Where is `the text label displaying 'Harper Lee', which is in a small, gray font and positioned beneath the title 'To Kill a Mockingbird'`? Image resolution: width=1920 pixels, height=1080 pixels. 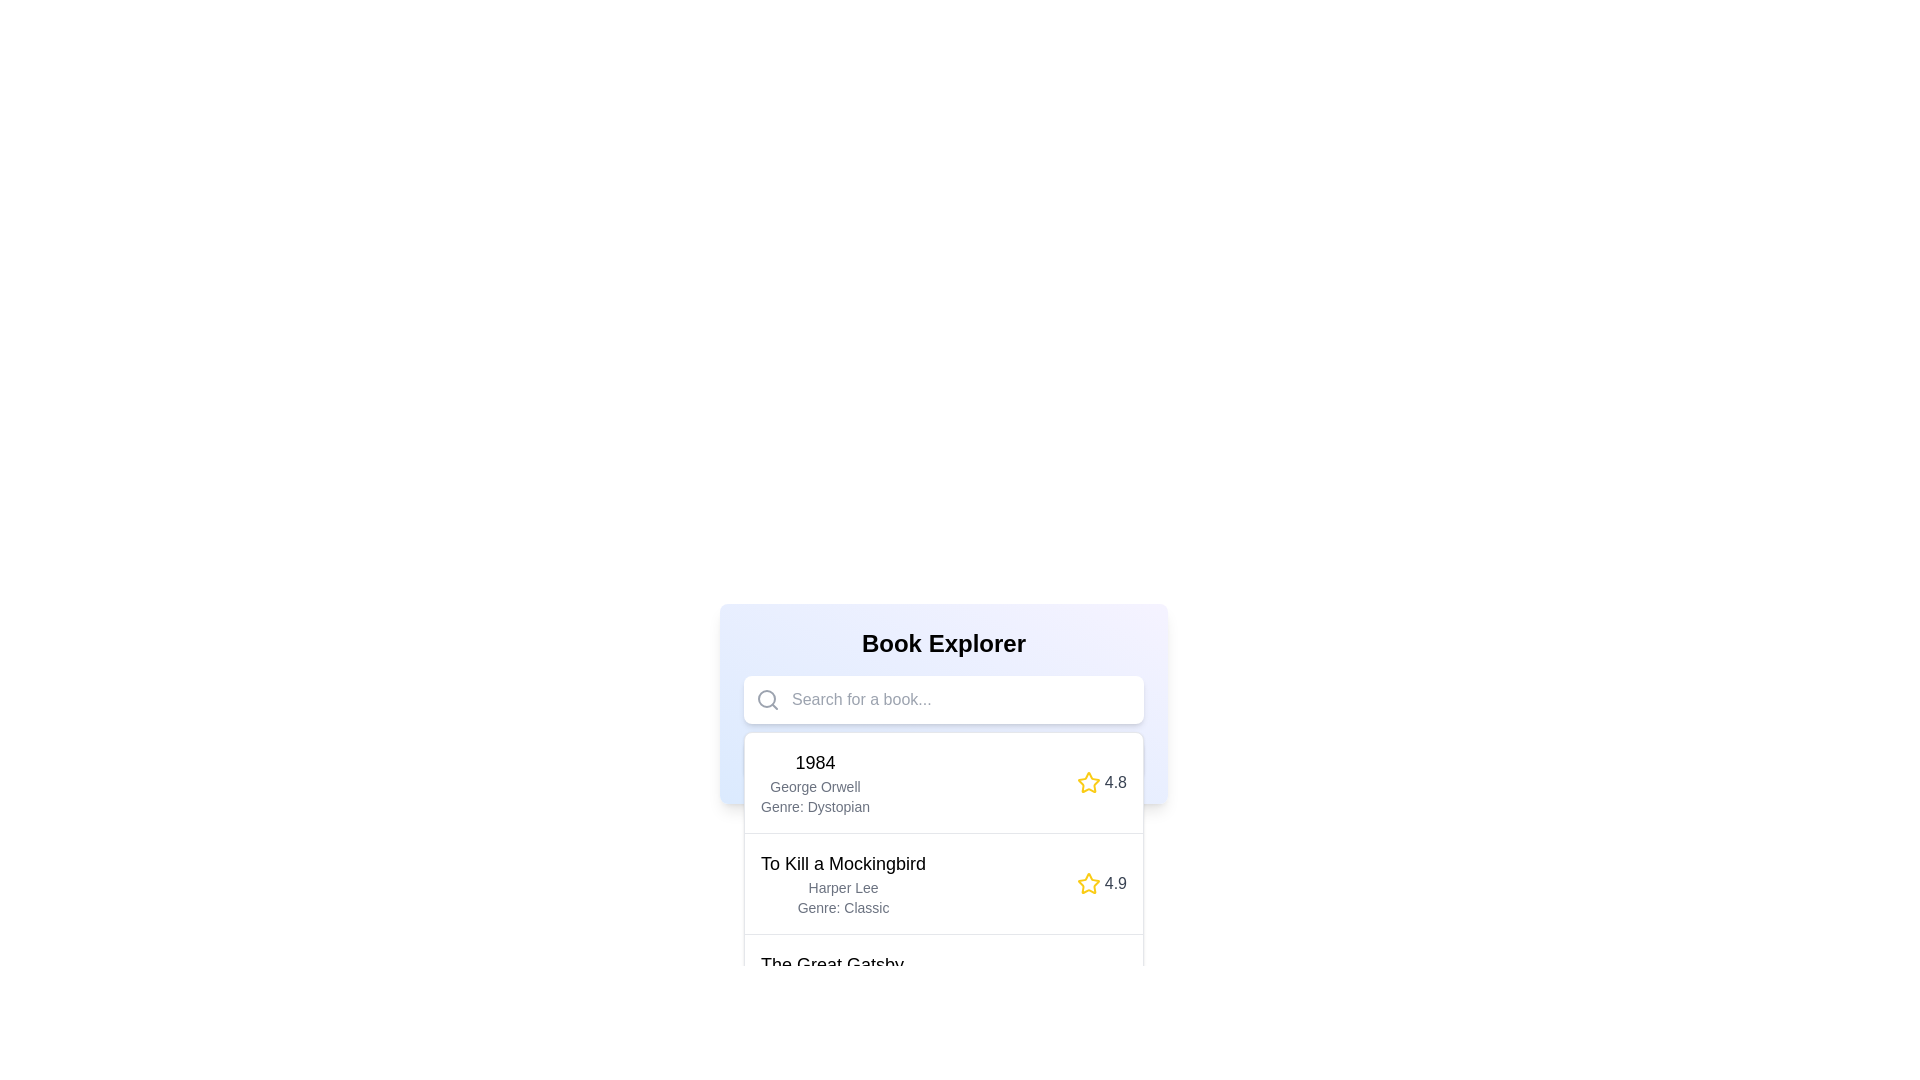
the text label displaying 'Harper Lee', which is in a small, gray font and positioned beneath the title 'To Kill a Mockingbird' is located at coordinates (843, 886).